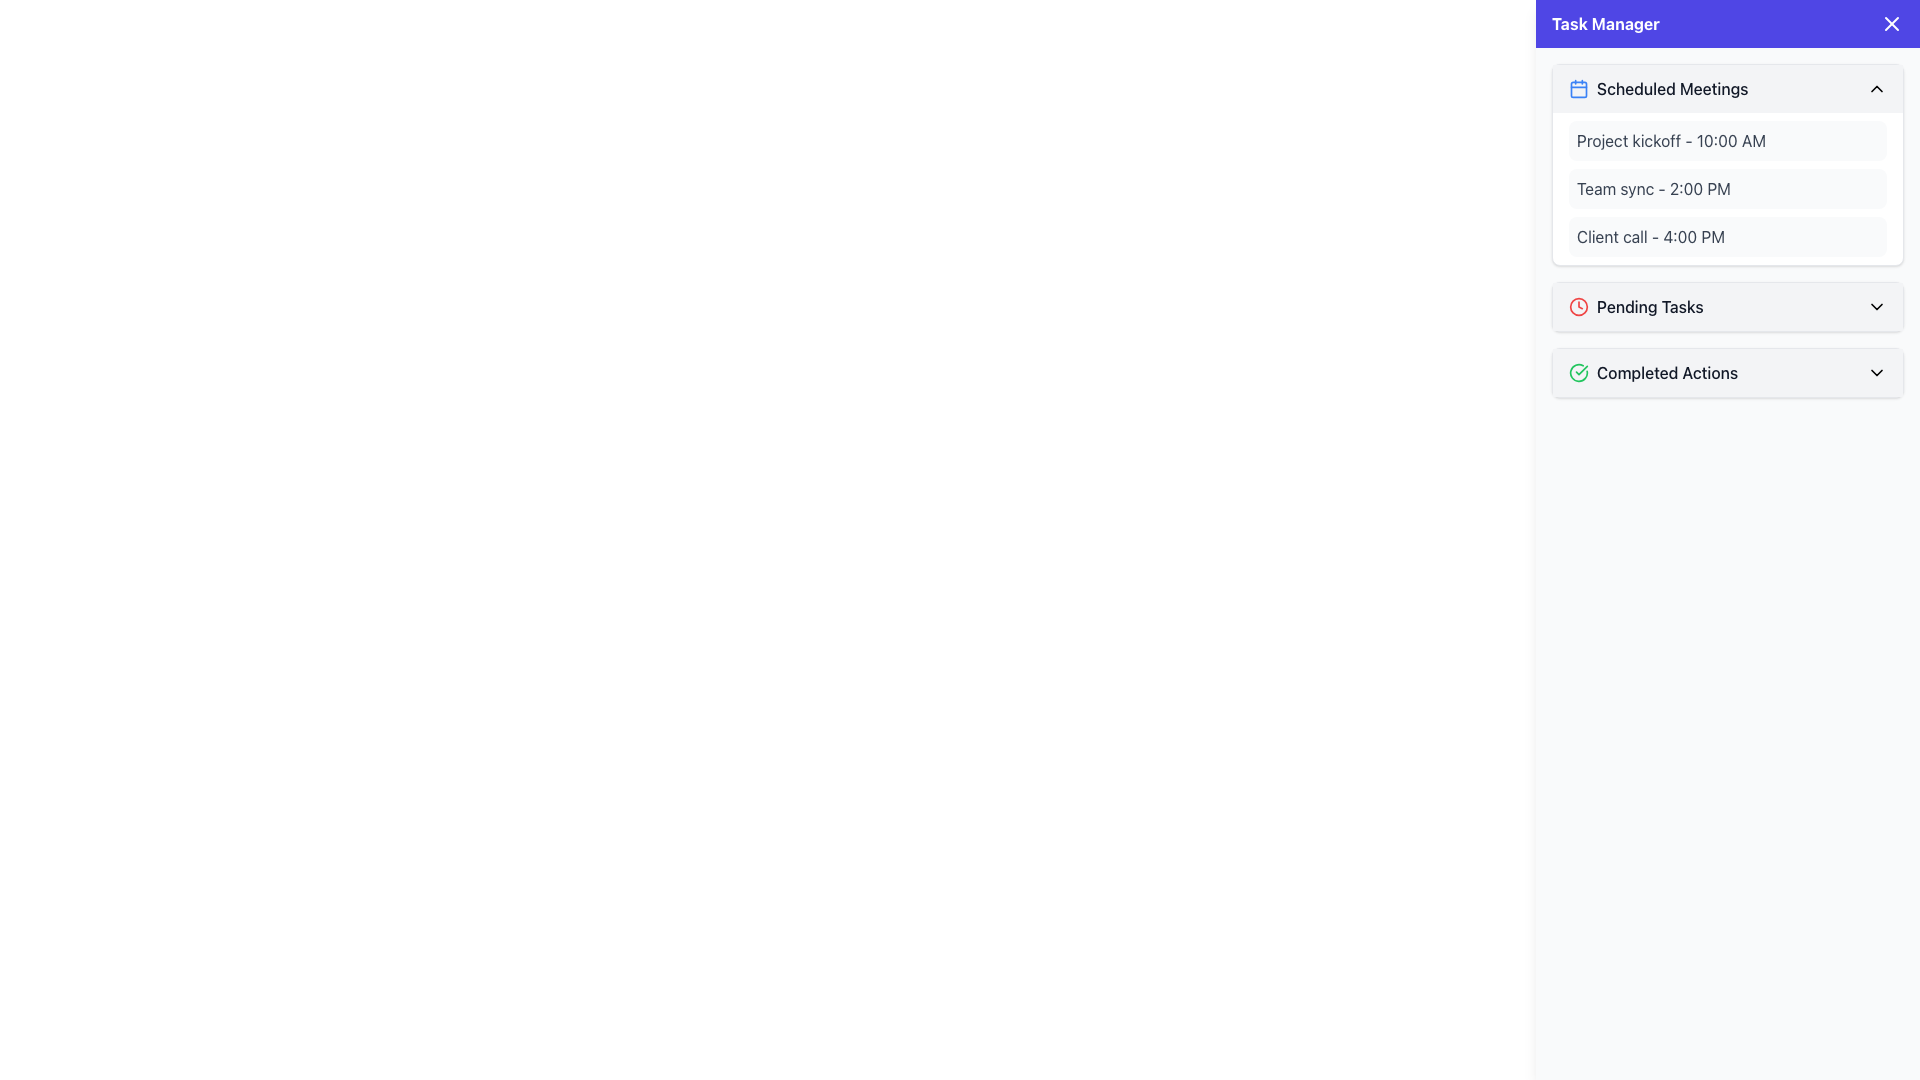  Describe the element at coordinates (1578, 307) in the screenshot. I see `the clock icon that denotes time-related tasks in the 'Pending Tasks' section, located to the left of the 'Pending Tasks' text` at that location.